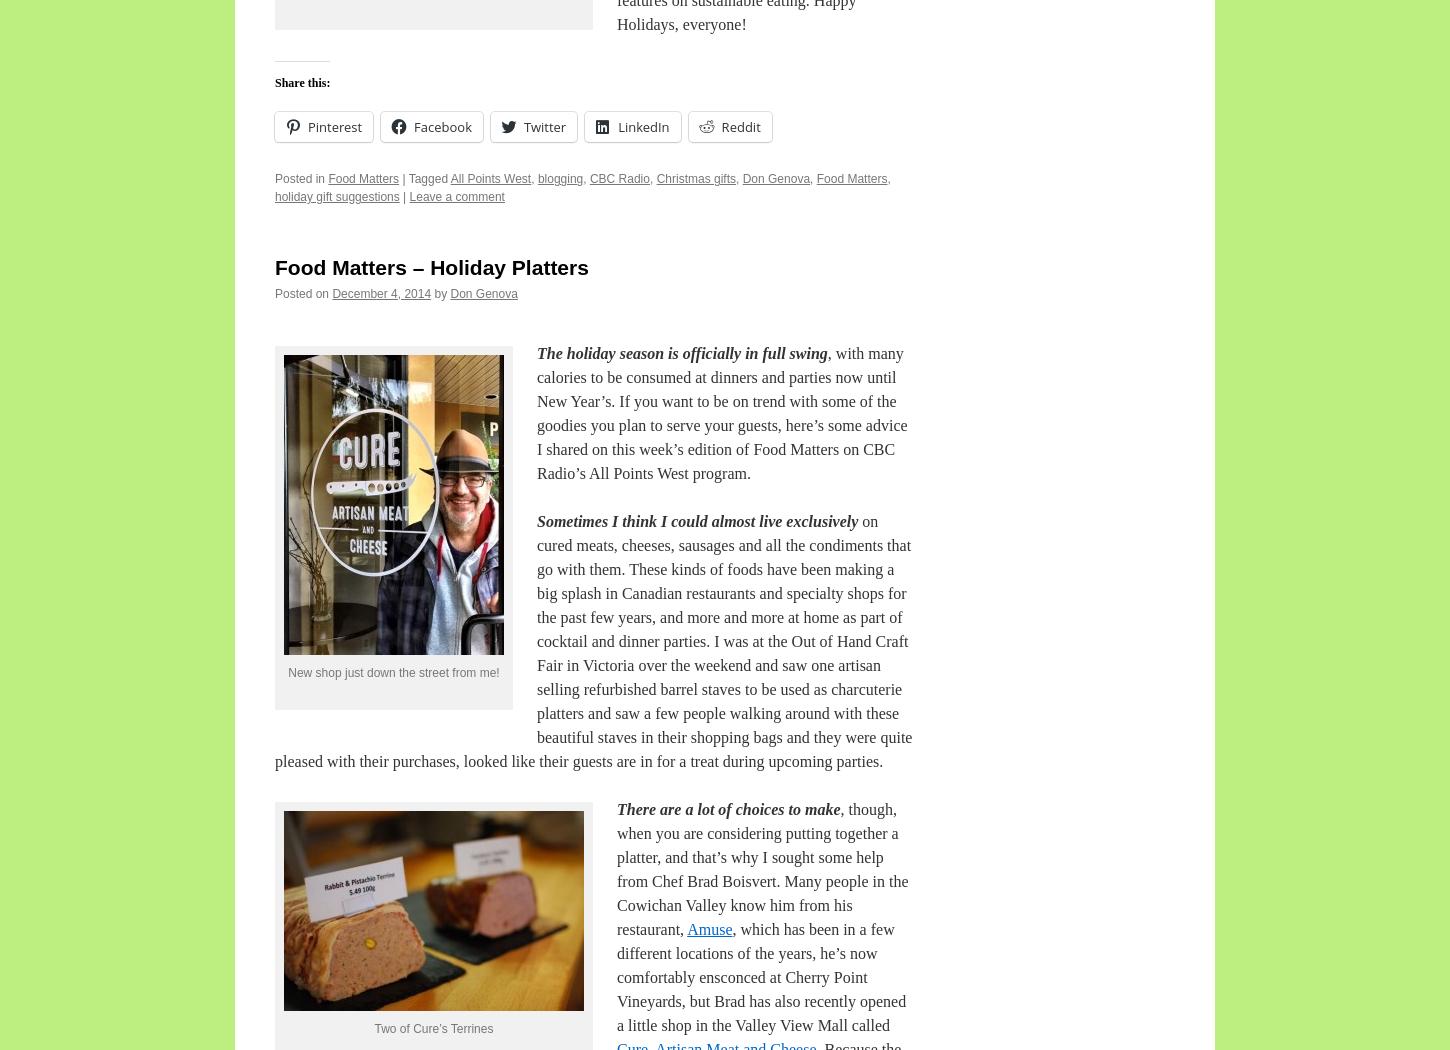 The height and width of the screenshot is (1050, 1450). Describe the element at coordinates (300, 179) in the screenshot. I see `'Posted in'` at that location.